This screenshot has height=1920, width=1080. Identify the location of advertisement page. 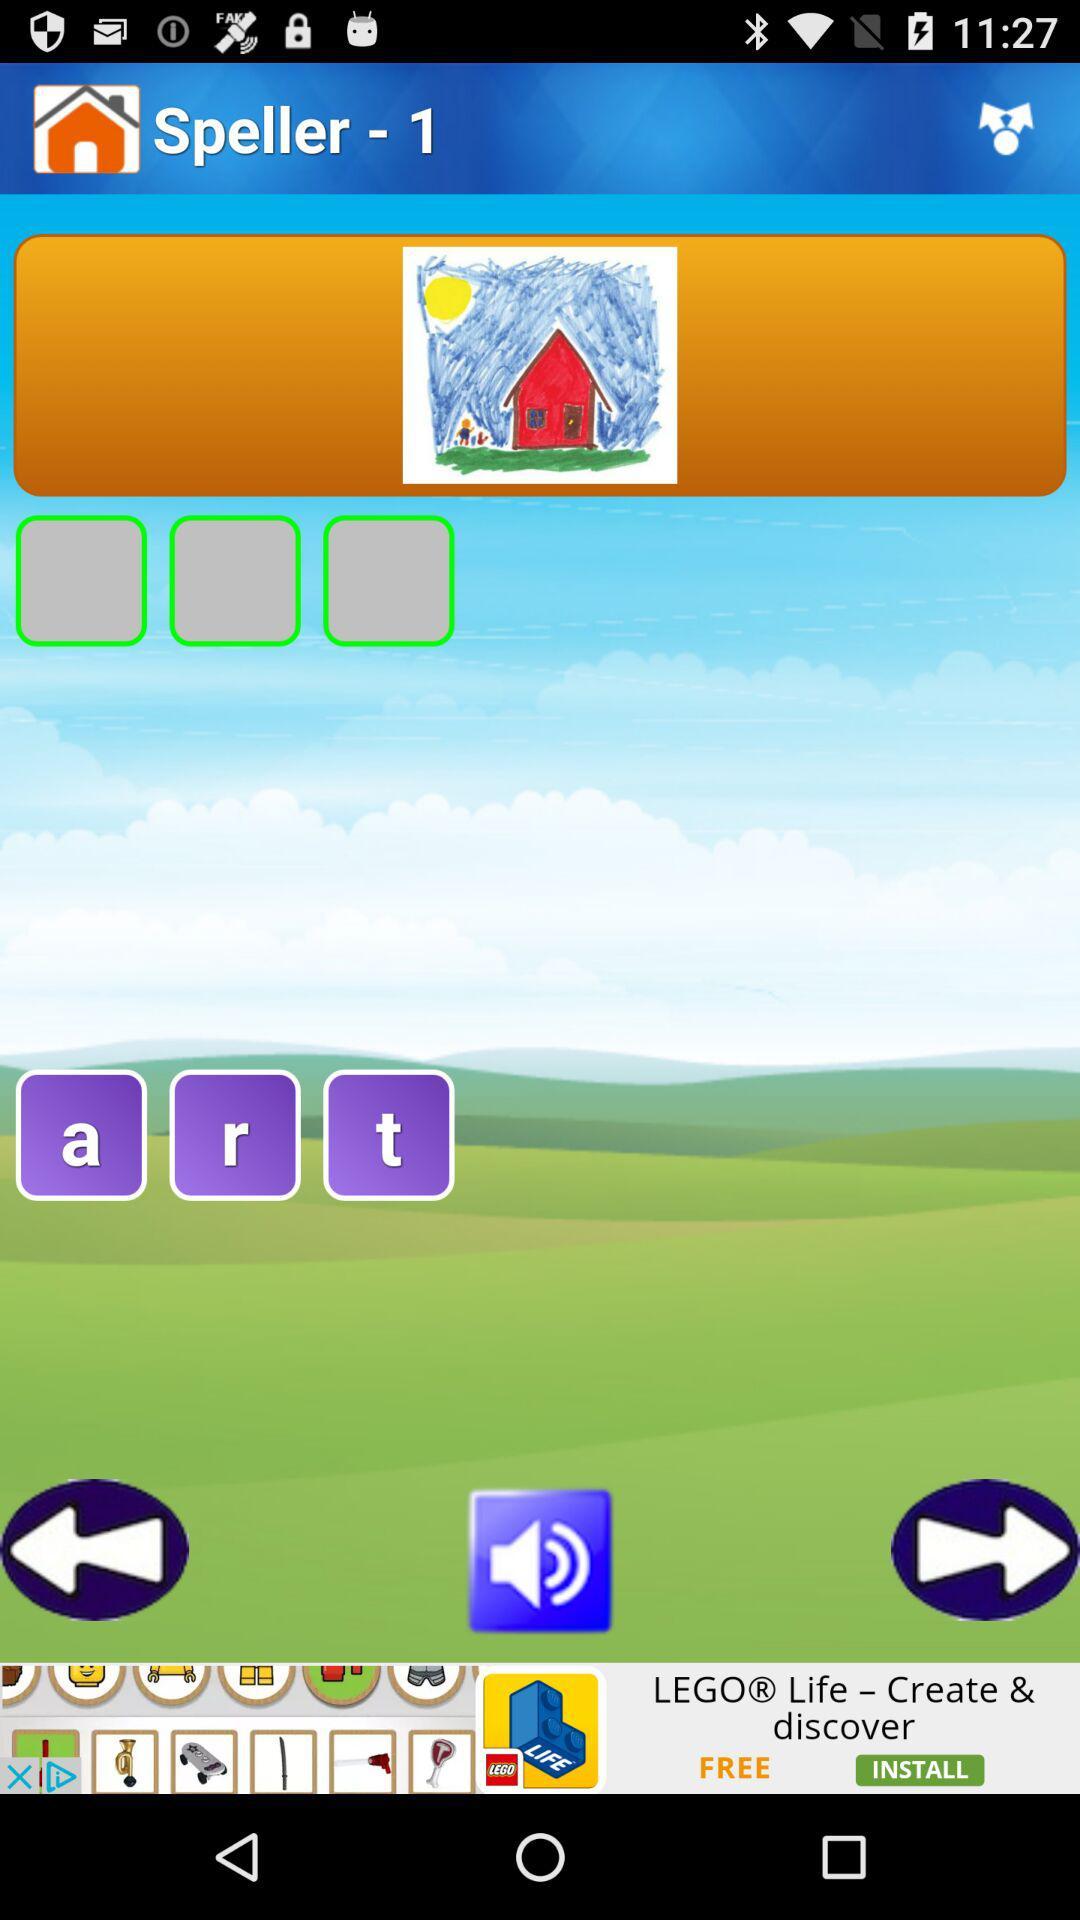
(540, 1727).